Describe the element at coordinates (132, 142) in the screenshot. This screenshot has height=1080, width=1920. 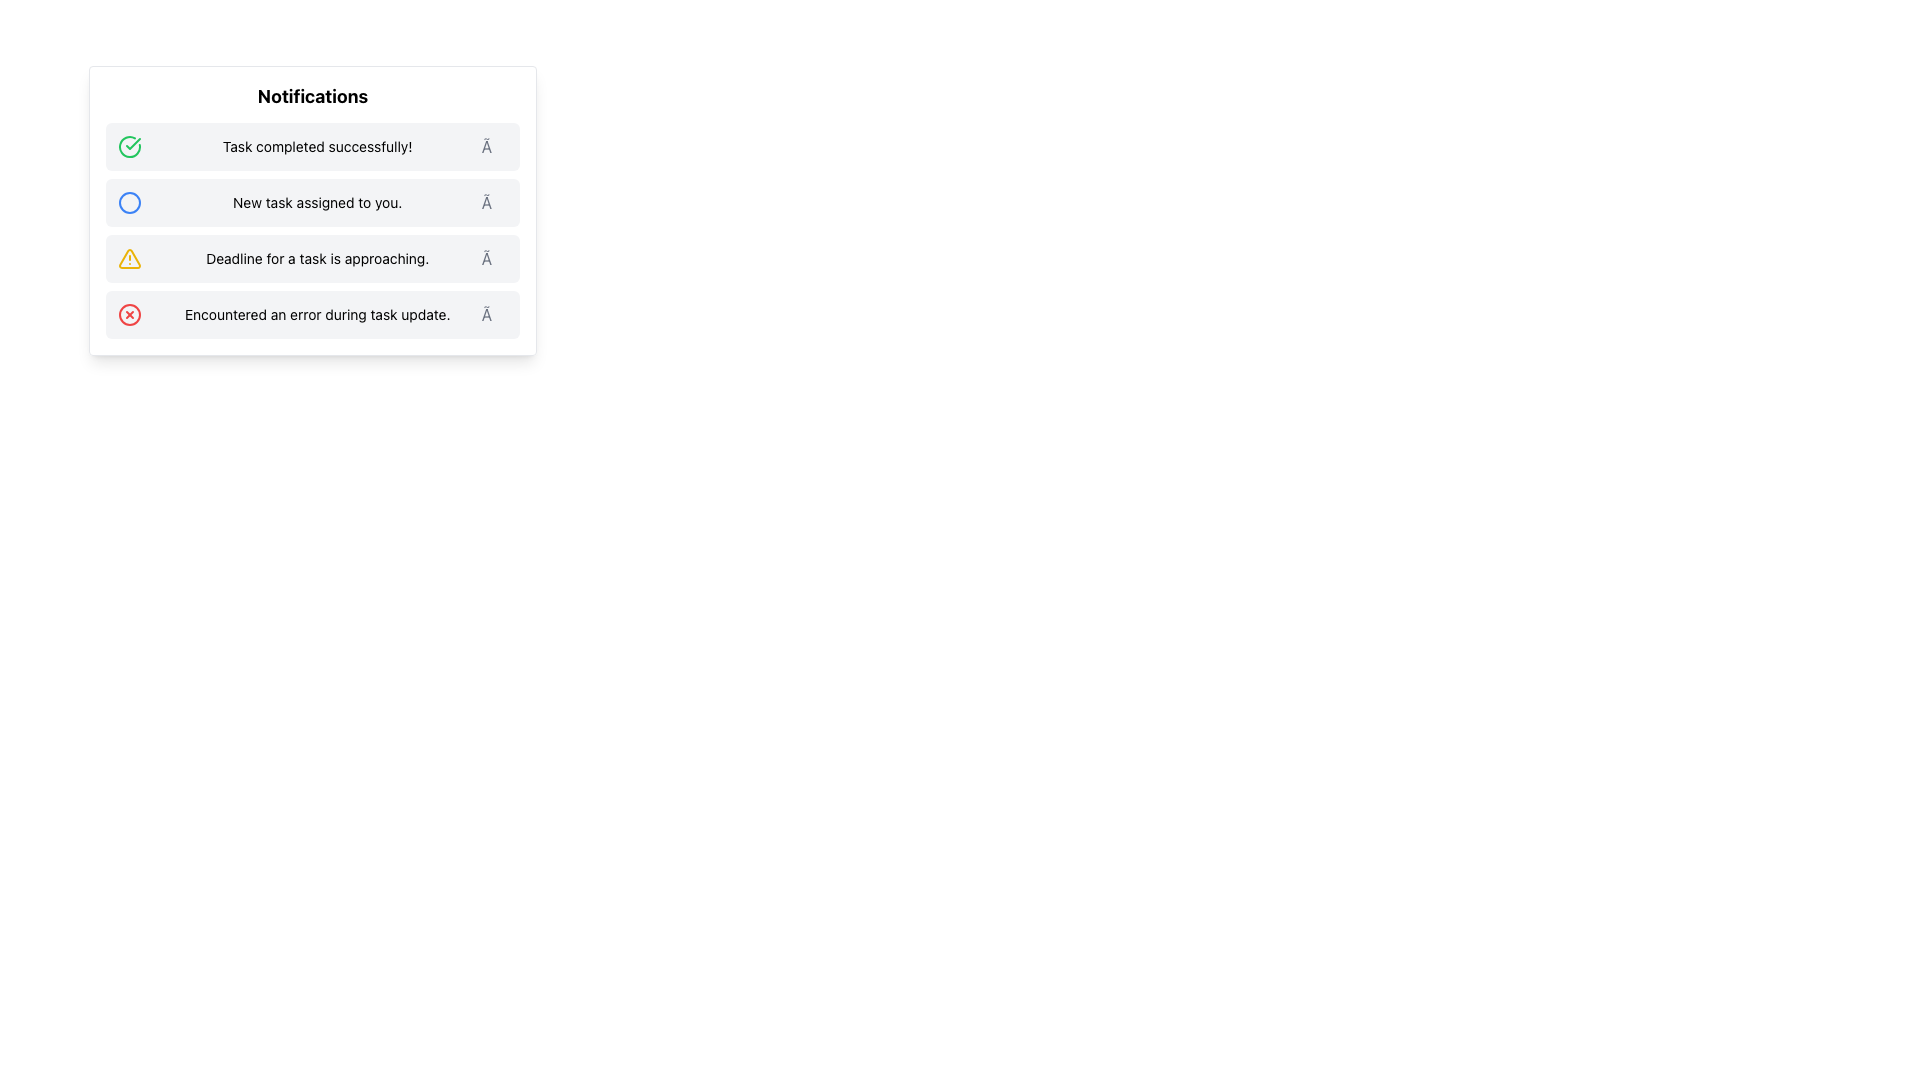
I see `the green checkmark icon within the 'Task completed successfully!' notification, which is located to the left of the notification text` at that location.